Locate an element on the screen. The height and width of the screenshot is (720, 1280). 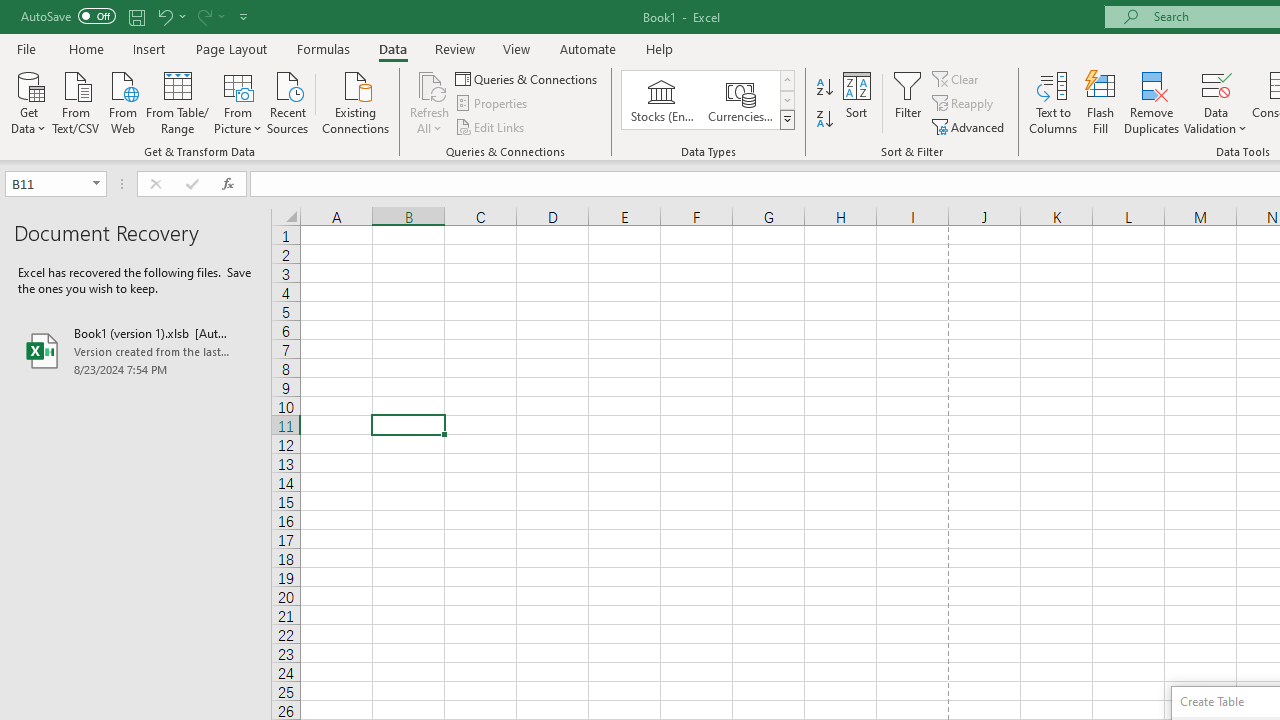
'Formulas' is located at coordinates (323, 48).